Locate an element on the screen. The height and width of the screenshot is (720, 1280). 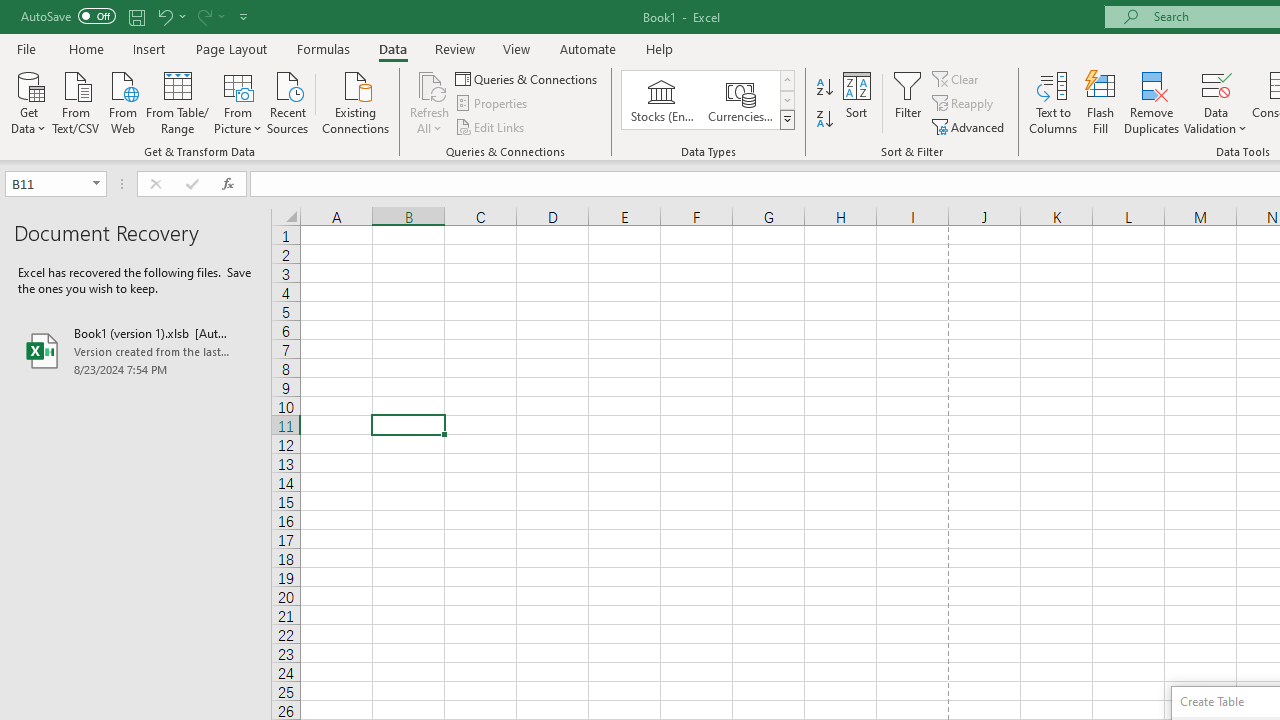
'Formulas' is located at coordinates (323, 48).